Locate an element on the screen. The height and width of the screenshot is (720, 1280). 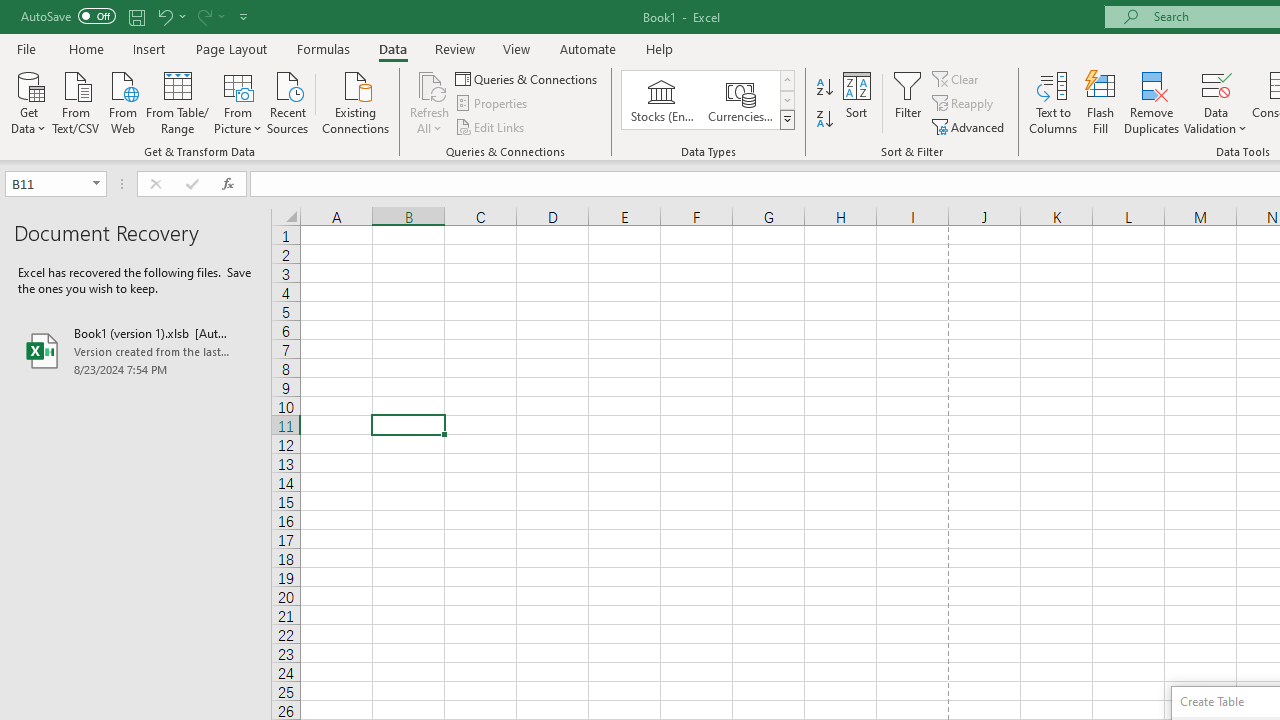
'Formulas' is located at coordinates (323, 48).